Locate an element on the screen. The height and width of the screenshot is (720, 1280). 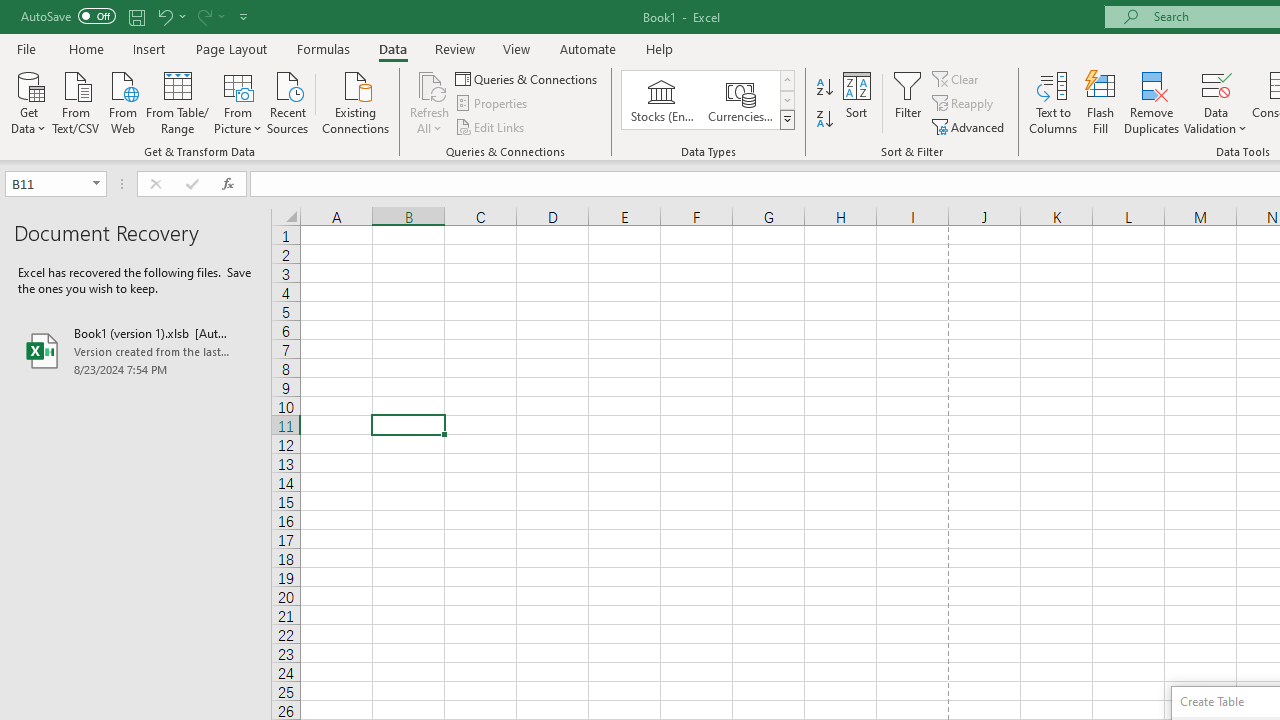
'Formulas' is located at coordinates (323, 48).